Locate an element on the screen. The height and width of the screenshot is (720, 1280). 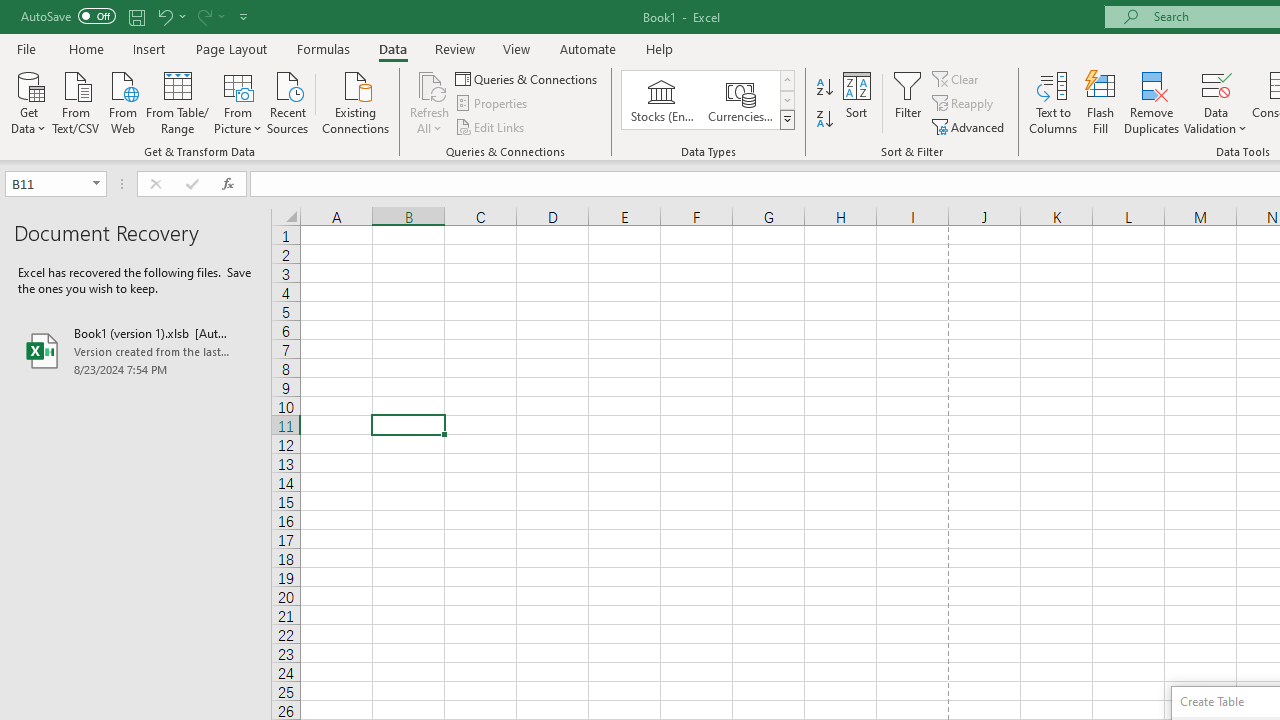
'Formulas' is located at coordinates (323, 48).